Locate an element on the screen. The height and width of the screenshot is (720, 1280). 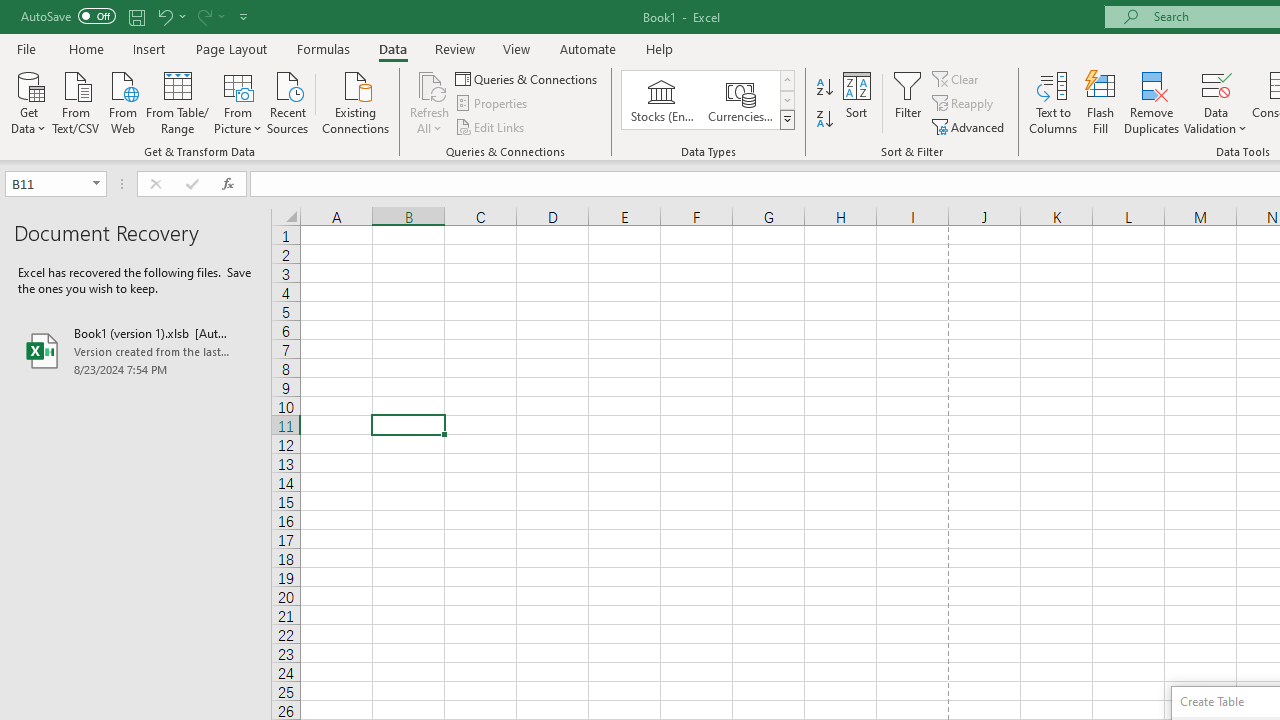
'Formulas' is located at coordinates (323, 48).